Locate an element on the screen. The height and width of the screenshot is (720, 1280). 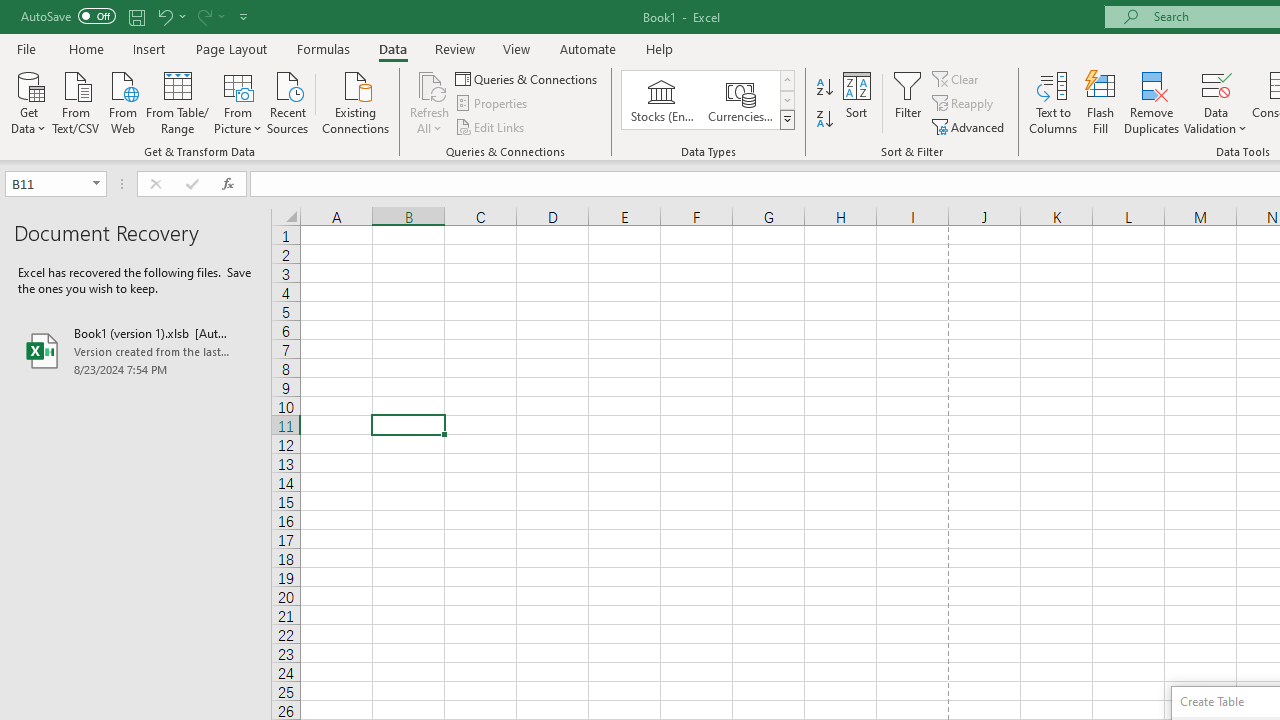
'Formulas' is located at coordinates (323, 48).